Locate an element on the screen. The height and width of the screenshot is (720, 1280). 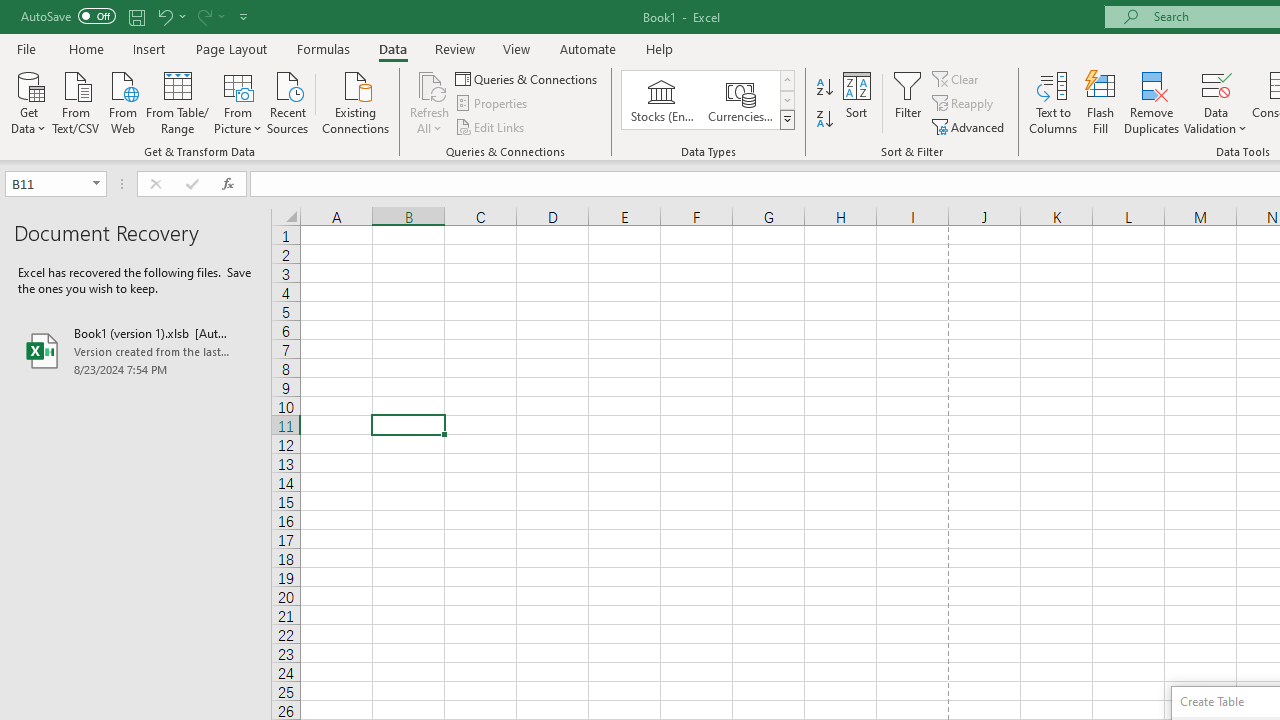
'Formulas' is located at coordinates (323, 48).